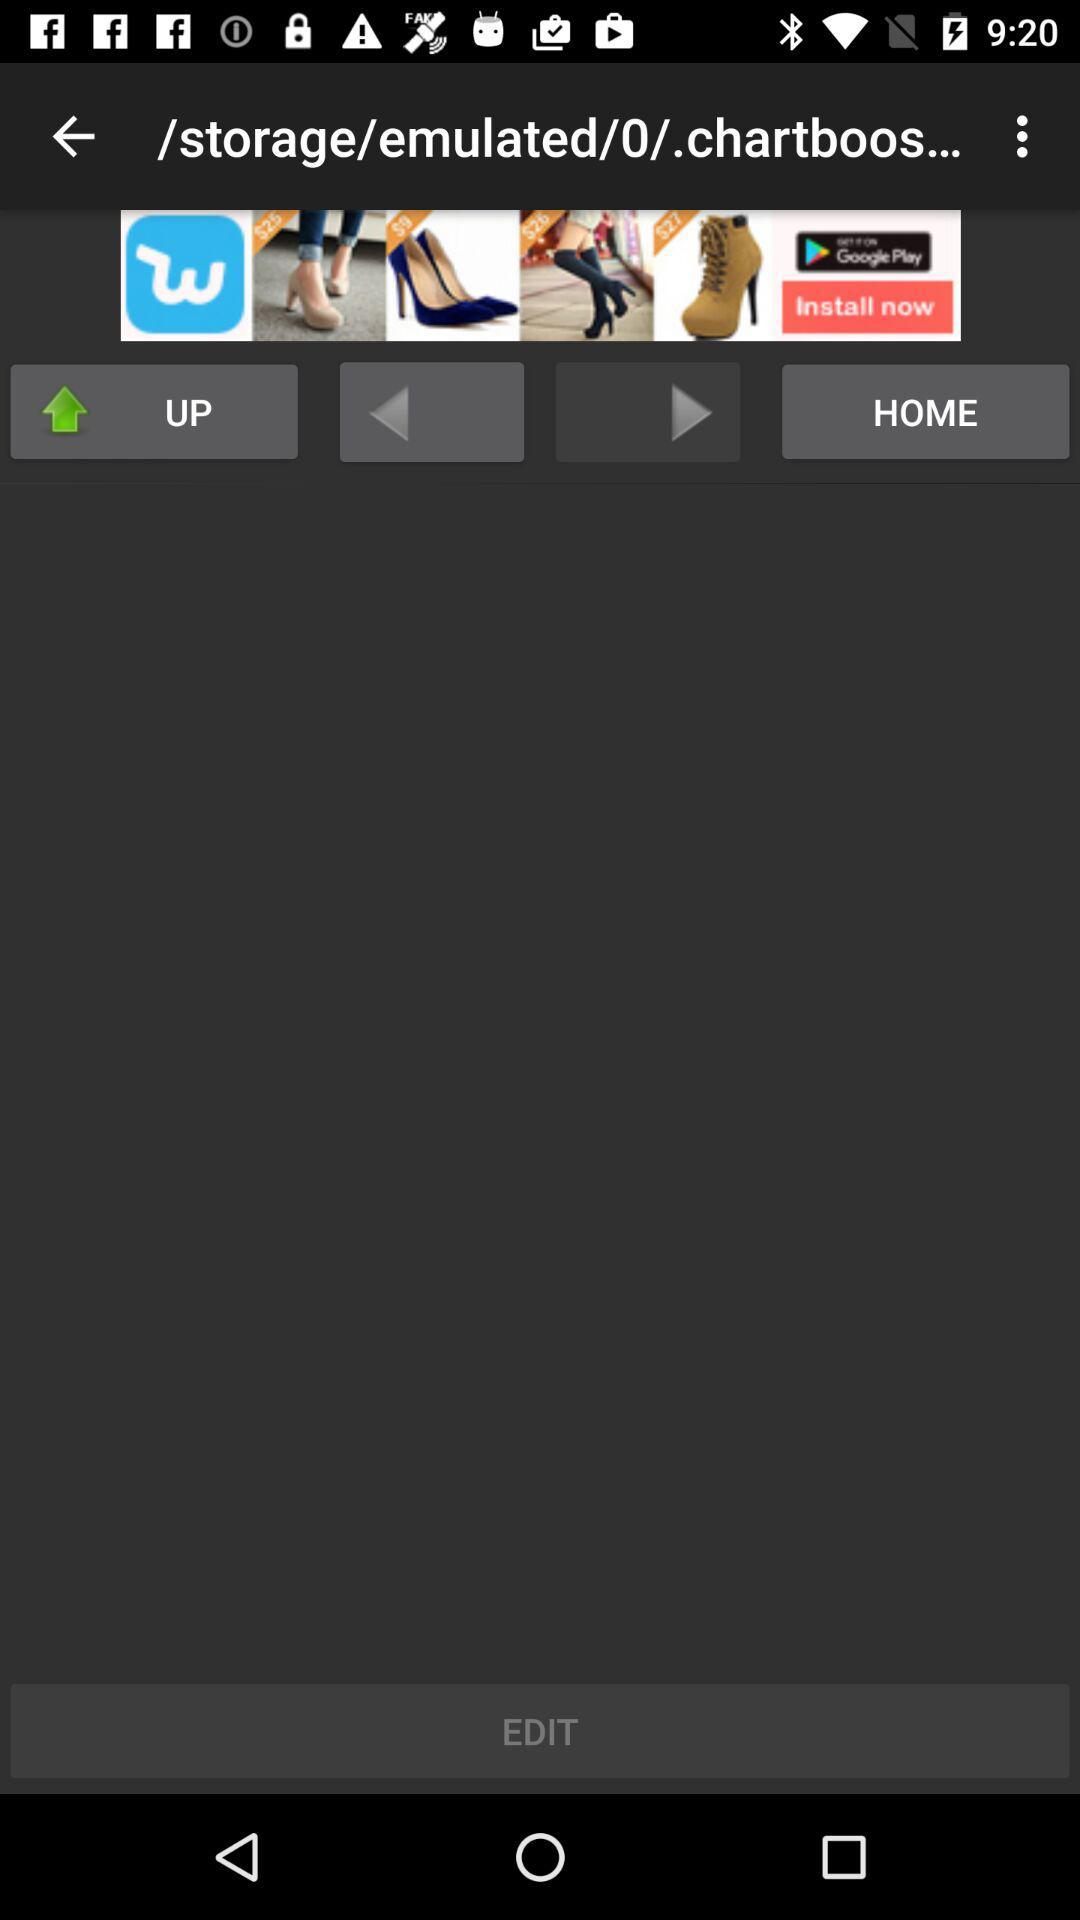  What do you see at coordinates (431, 411) in the screenshot?
I see `go back` at bounding box center [431, 411].